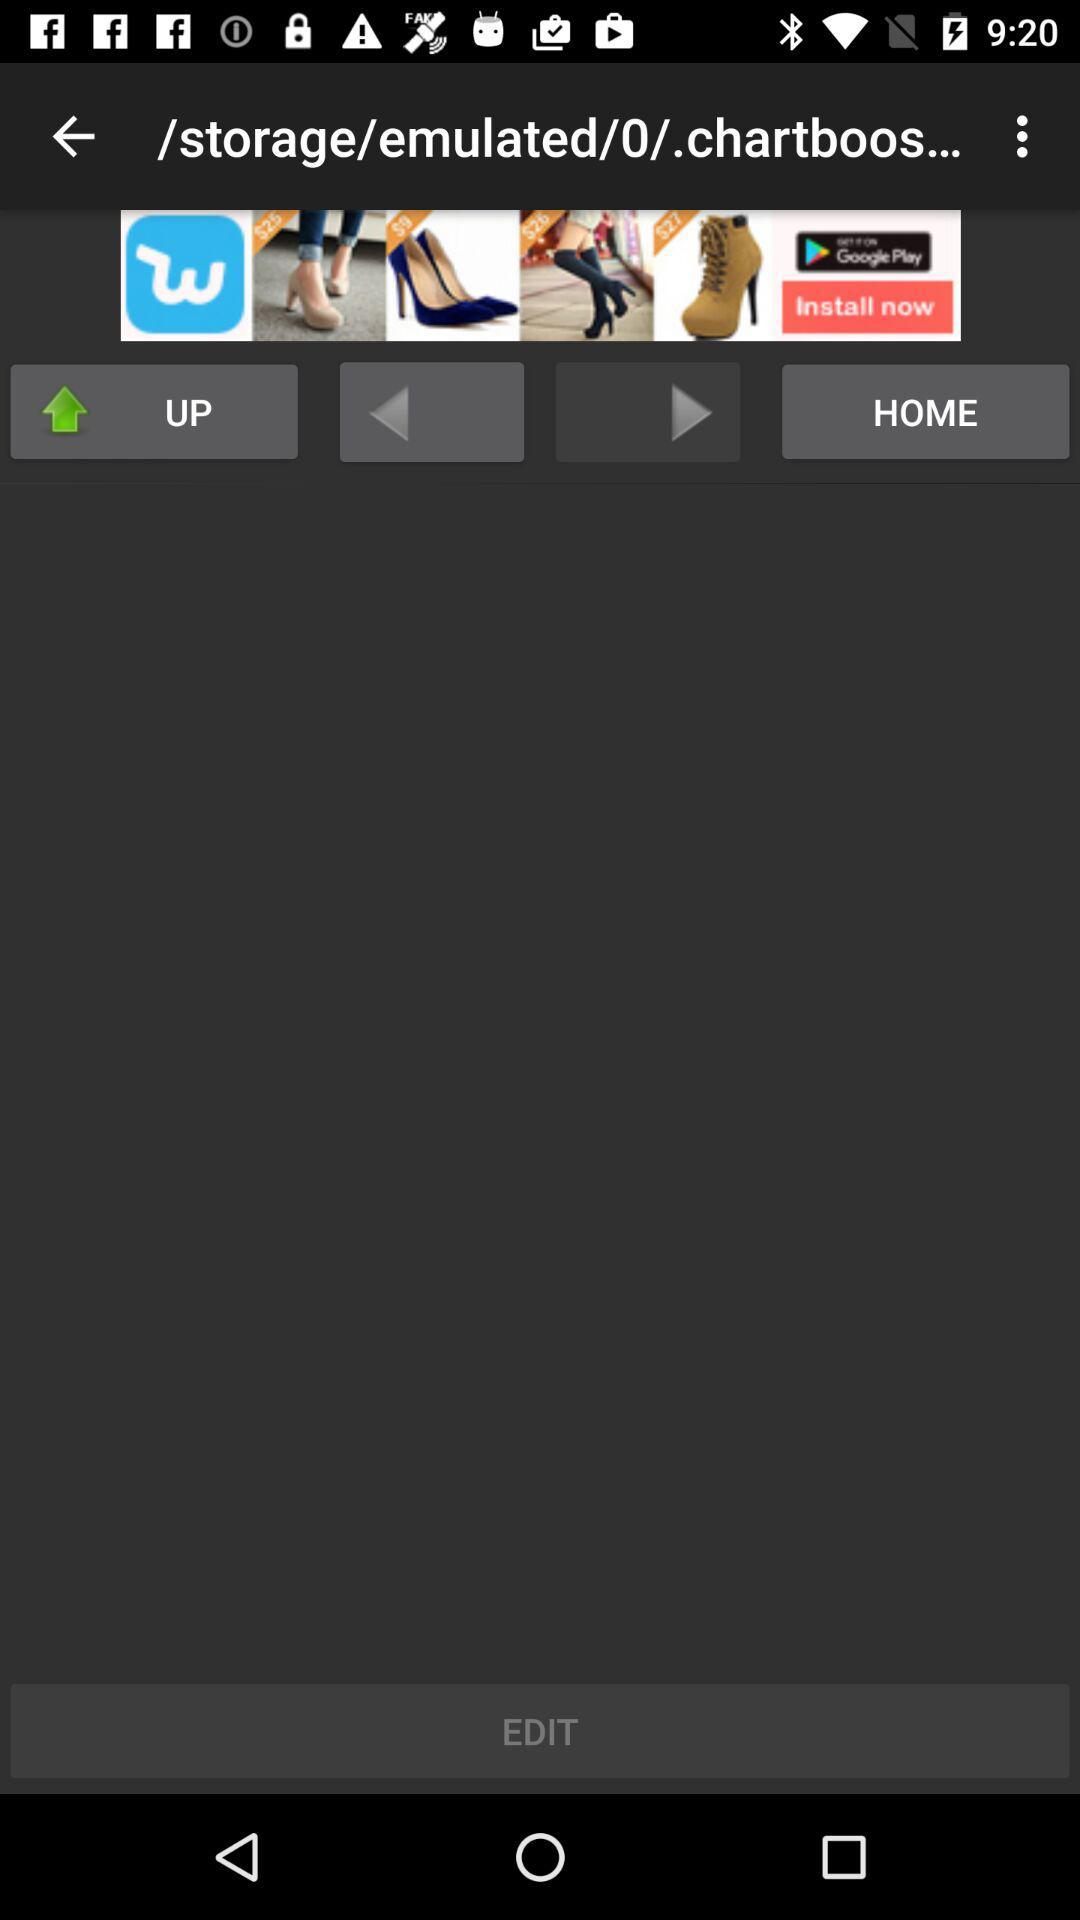  What do you see at coordinates (431, 411) in the screenshot?
I see `go back` at bounding box center [431, 411].